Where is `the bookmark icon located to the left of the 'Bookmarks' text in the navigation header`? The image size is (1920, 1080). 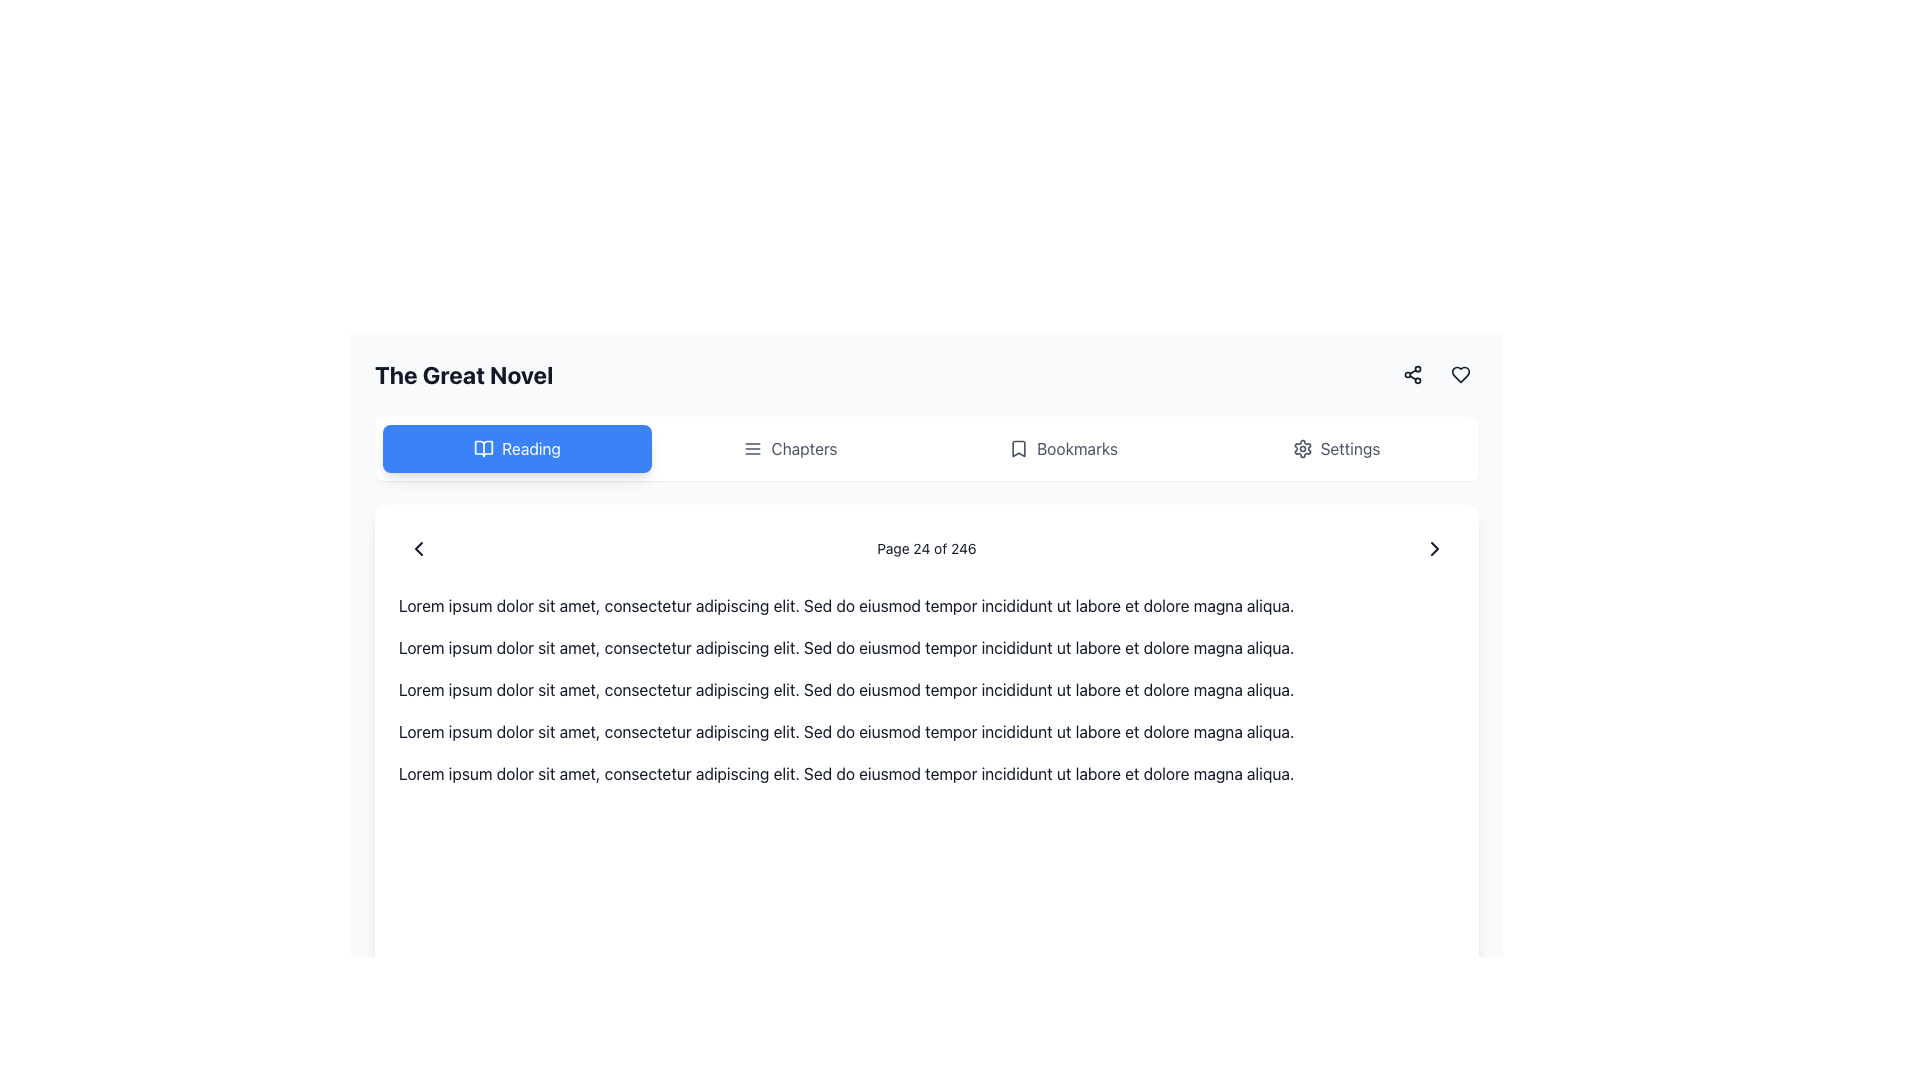 the bookmark icon located to the left of the 'Bookmarks' text in the navigation header is located at coordinates (1019, 447).